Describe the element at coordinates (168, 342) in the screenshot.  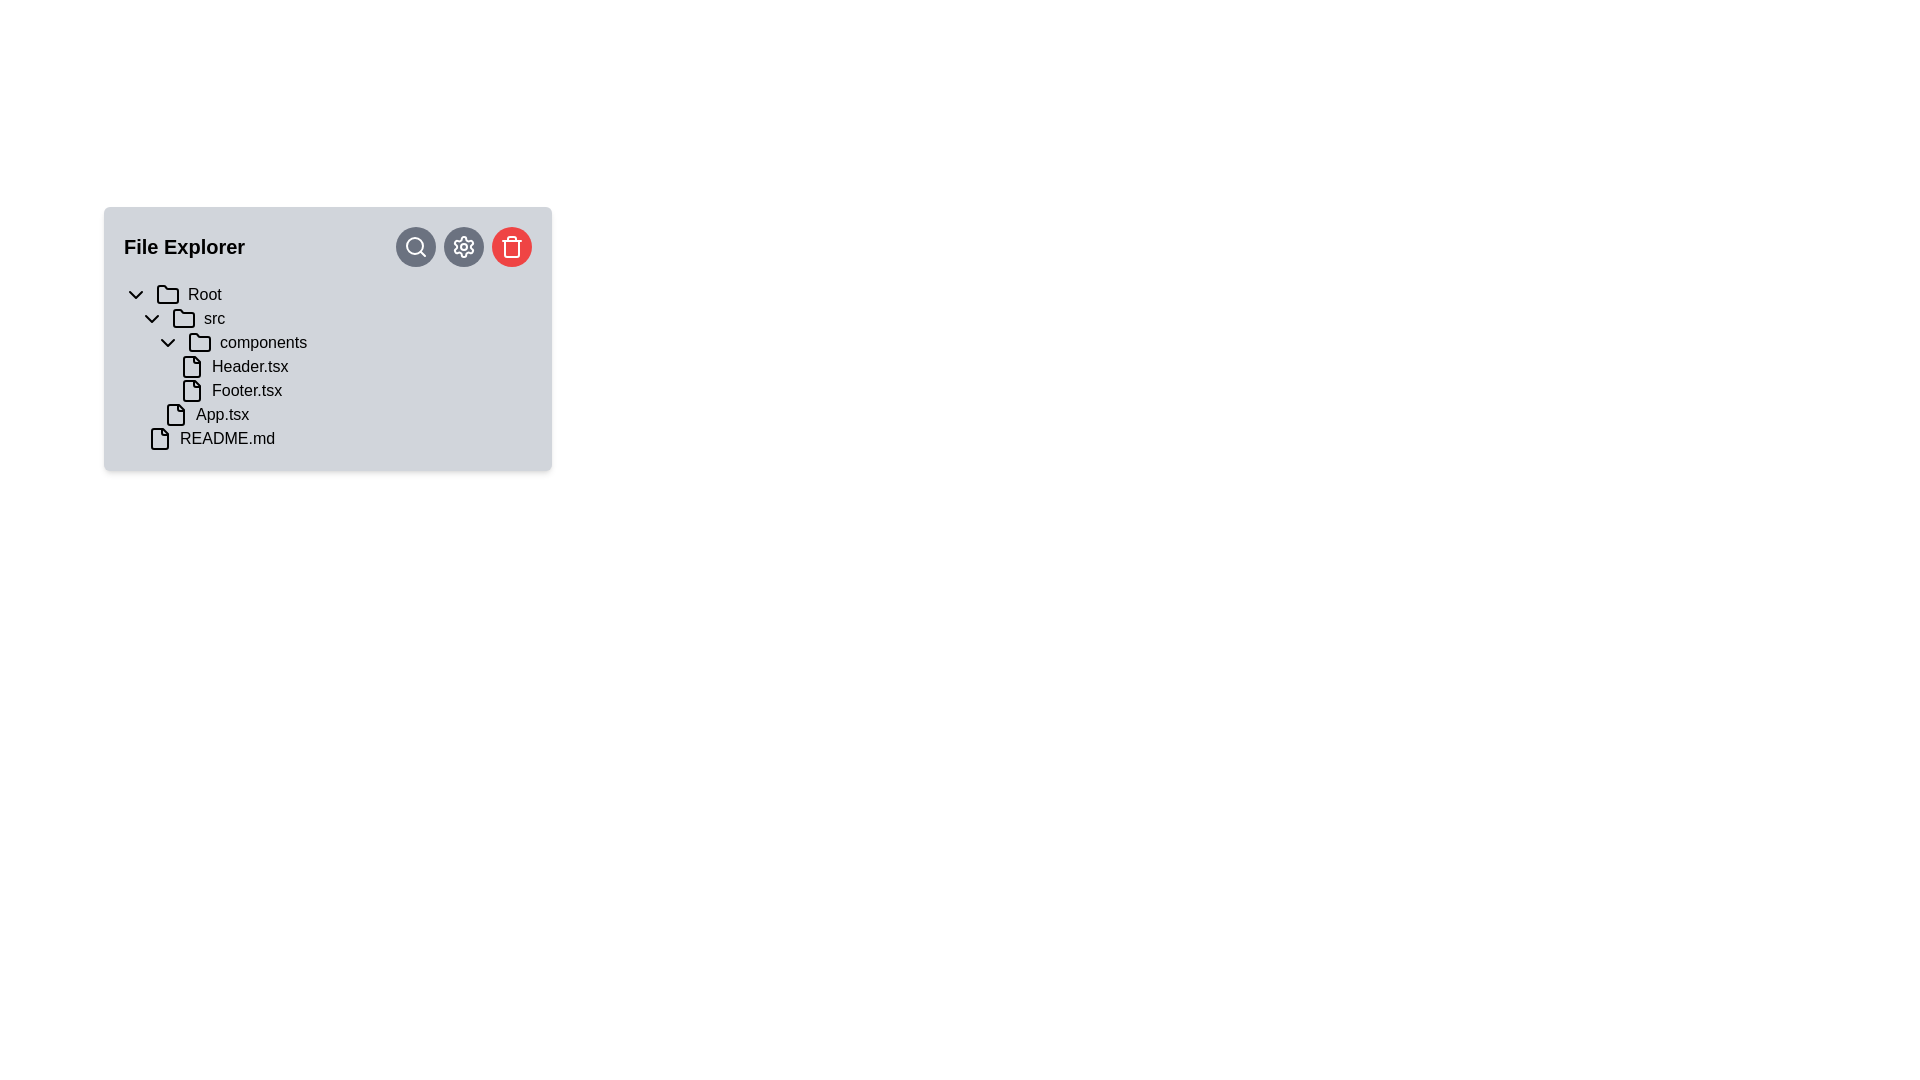
I see `the downward-pointing chevron-shaped arrow icon located immediately before the folder icon` at that location.